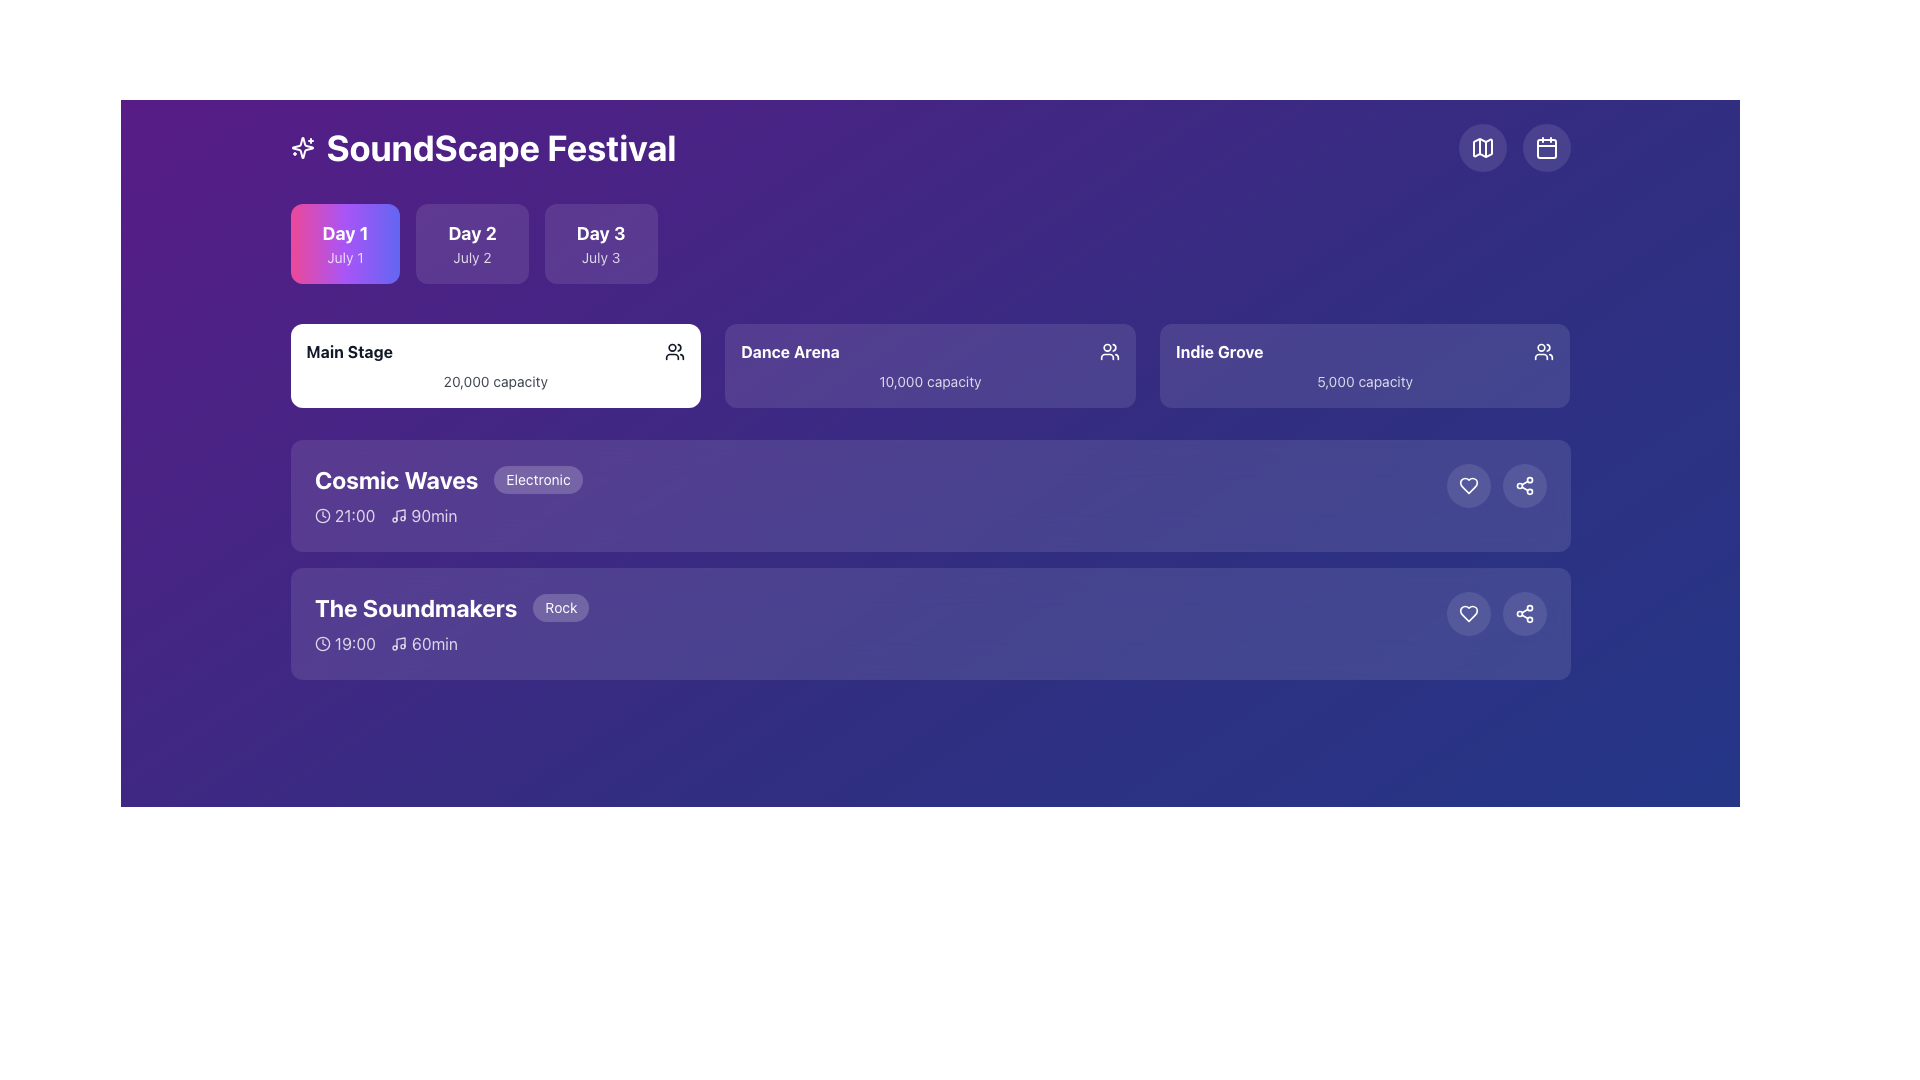 The image size is (1920, 1080). What do you see at coordinates (1523, 612) in the screenshot?
I see `the sharing button located at the bottom-right corner of 'The Soundmakers' card, adjacent to the like button` at bounding box center [1523, 612].